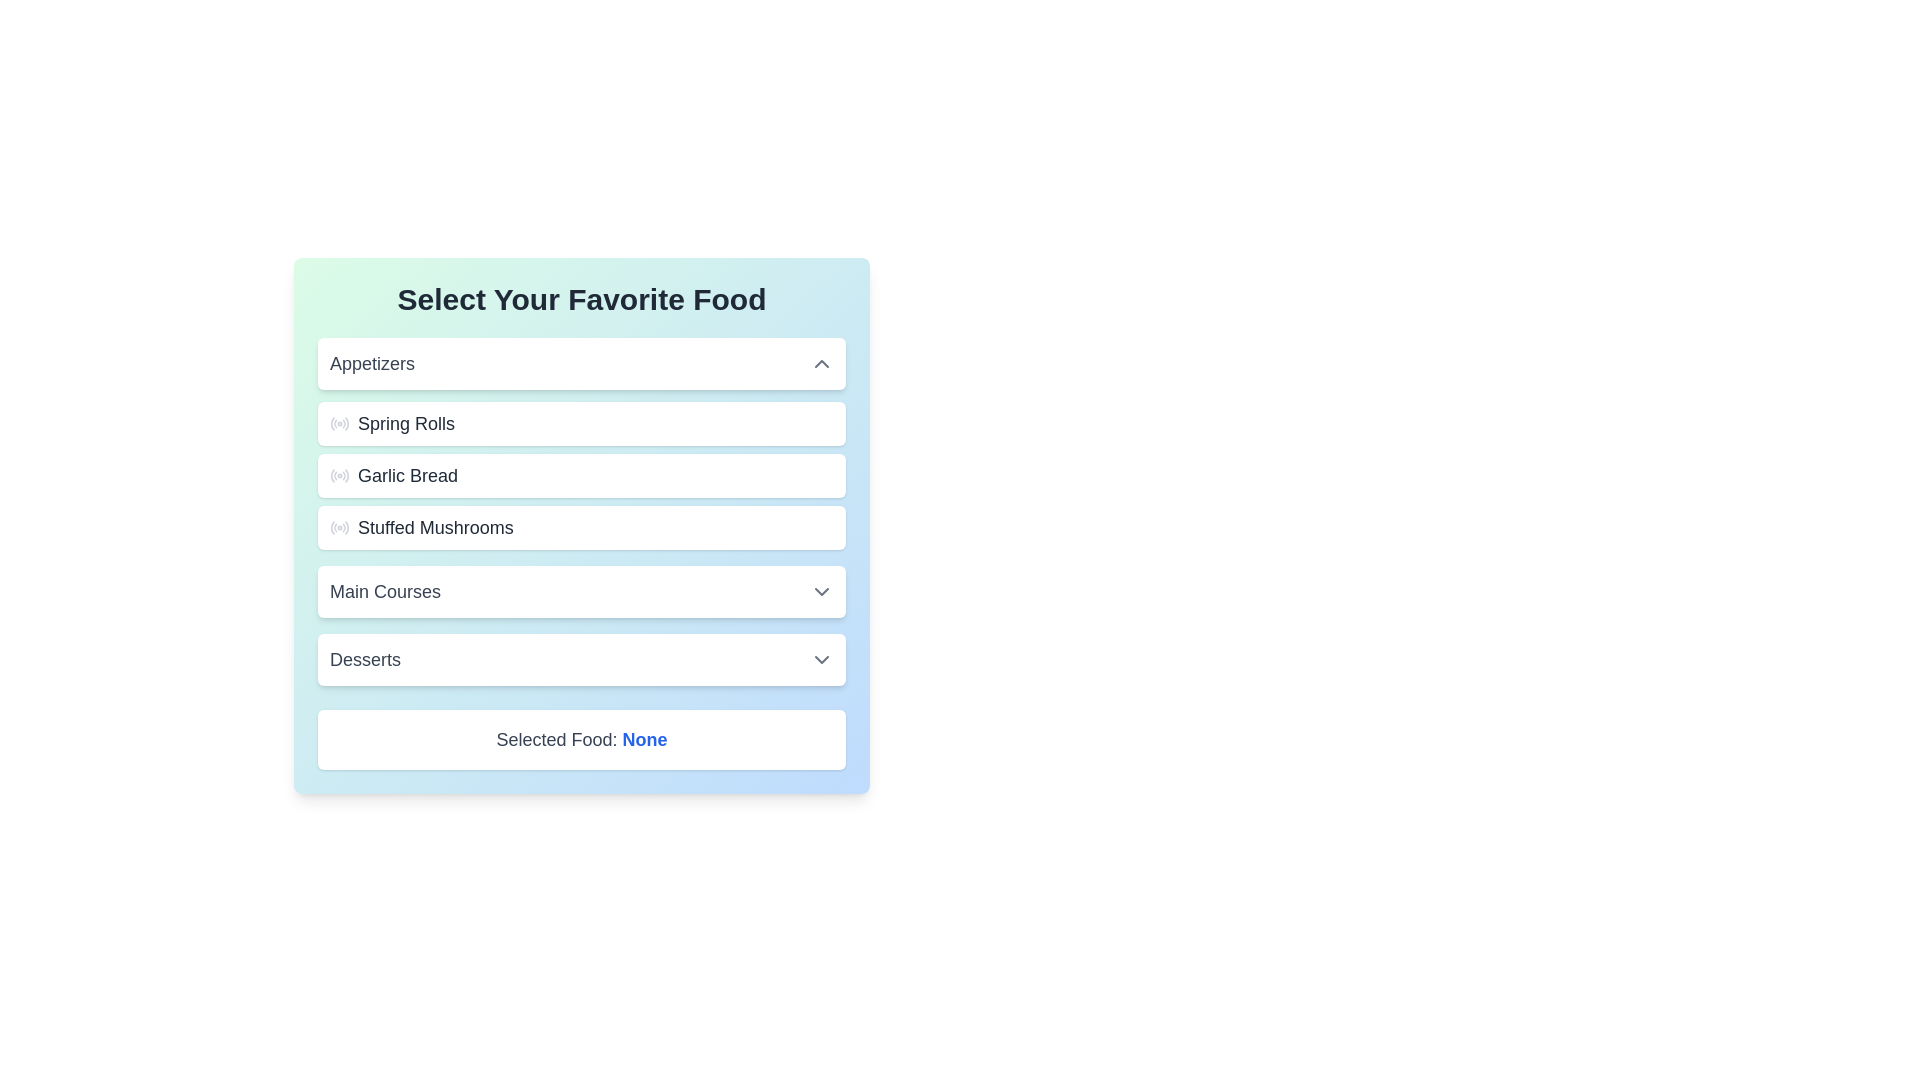 The image size is (1920, 1080). What do you see at coordinates (580, 442) in the screenshot?
I see `the selectable item in the 'Appetizers' category` at bounding box center [580, 442].